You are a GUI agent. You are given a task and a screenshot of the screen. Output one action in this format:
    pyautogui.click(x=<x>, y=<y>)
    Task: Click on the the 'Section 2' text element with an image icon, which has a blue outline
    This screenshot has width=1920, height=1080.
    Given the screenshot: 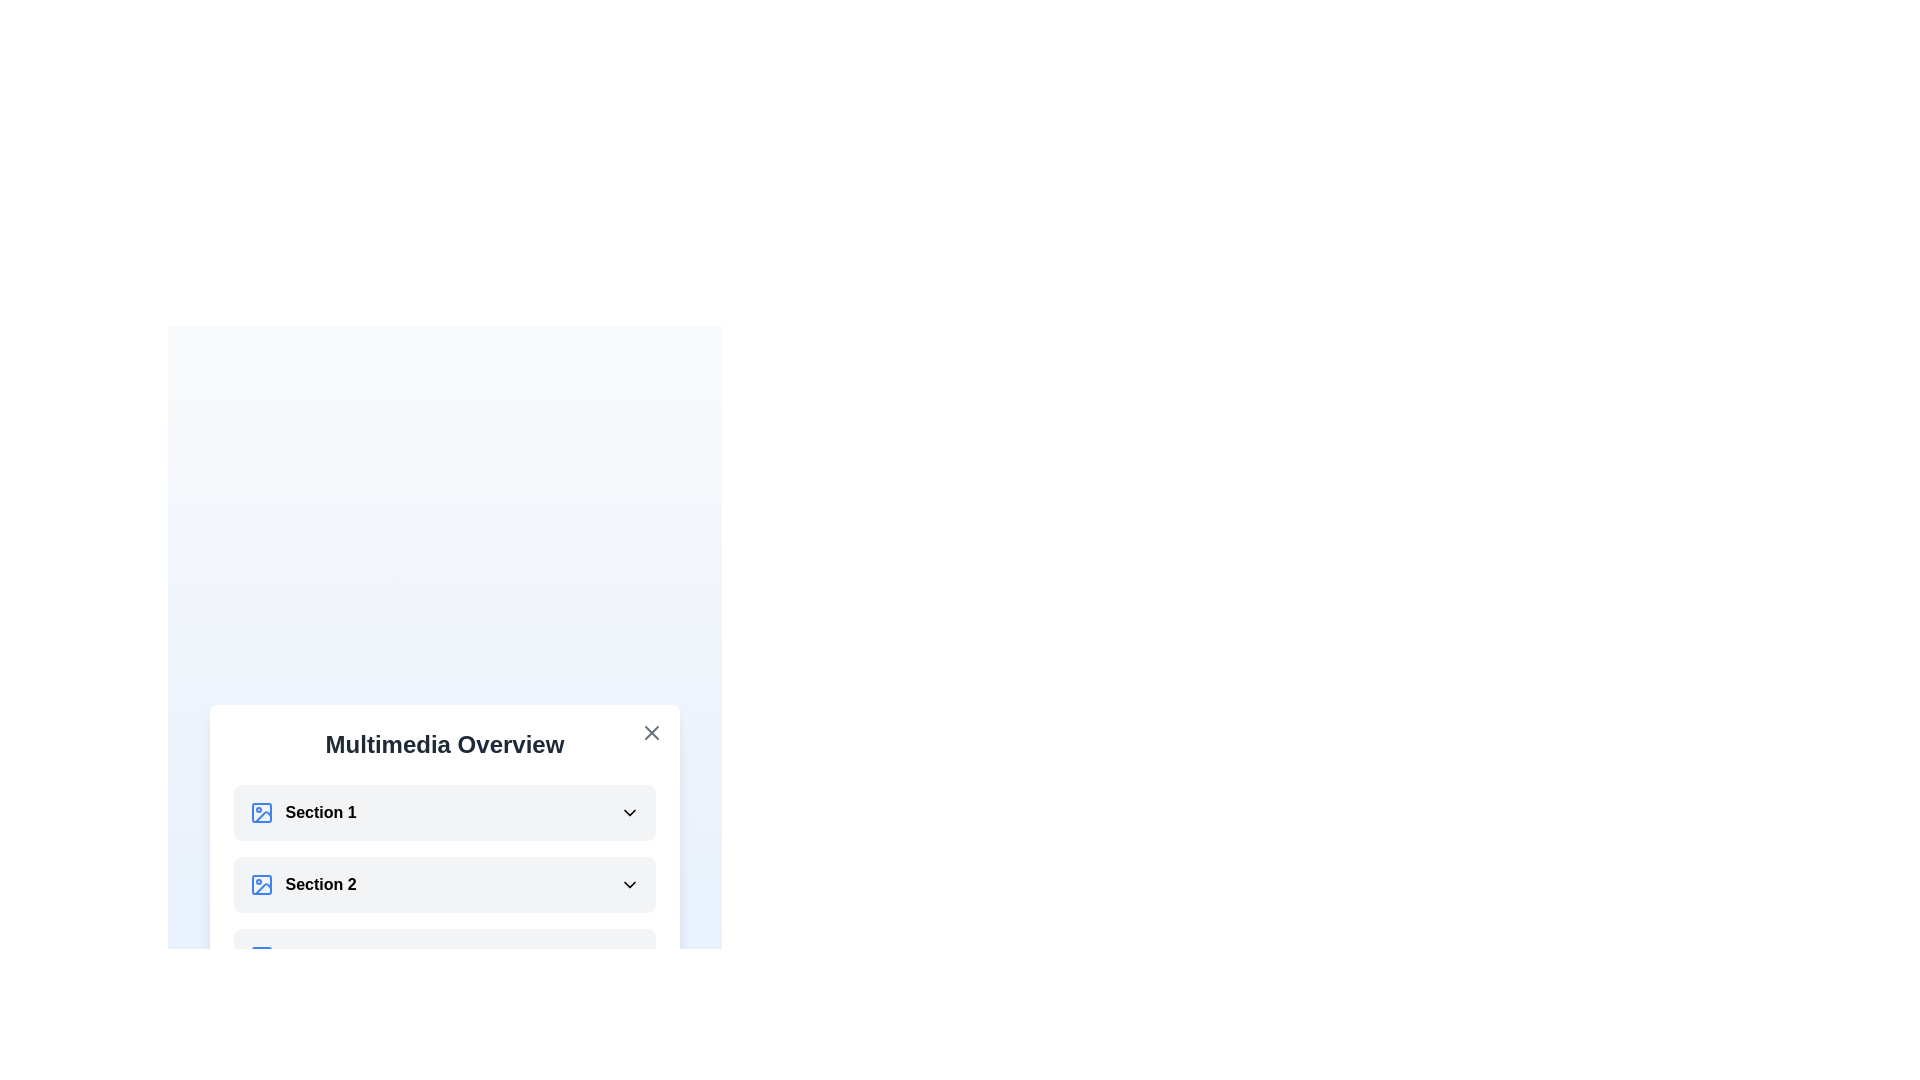 What is the action you would take?
    pyautogui.click(x=302, y=883)
    